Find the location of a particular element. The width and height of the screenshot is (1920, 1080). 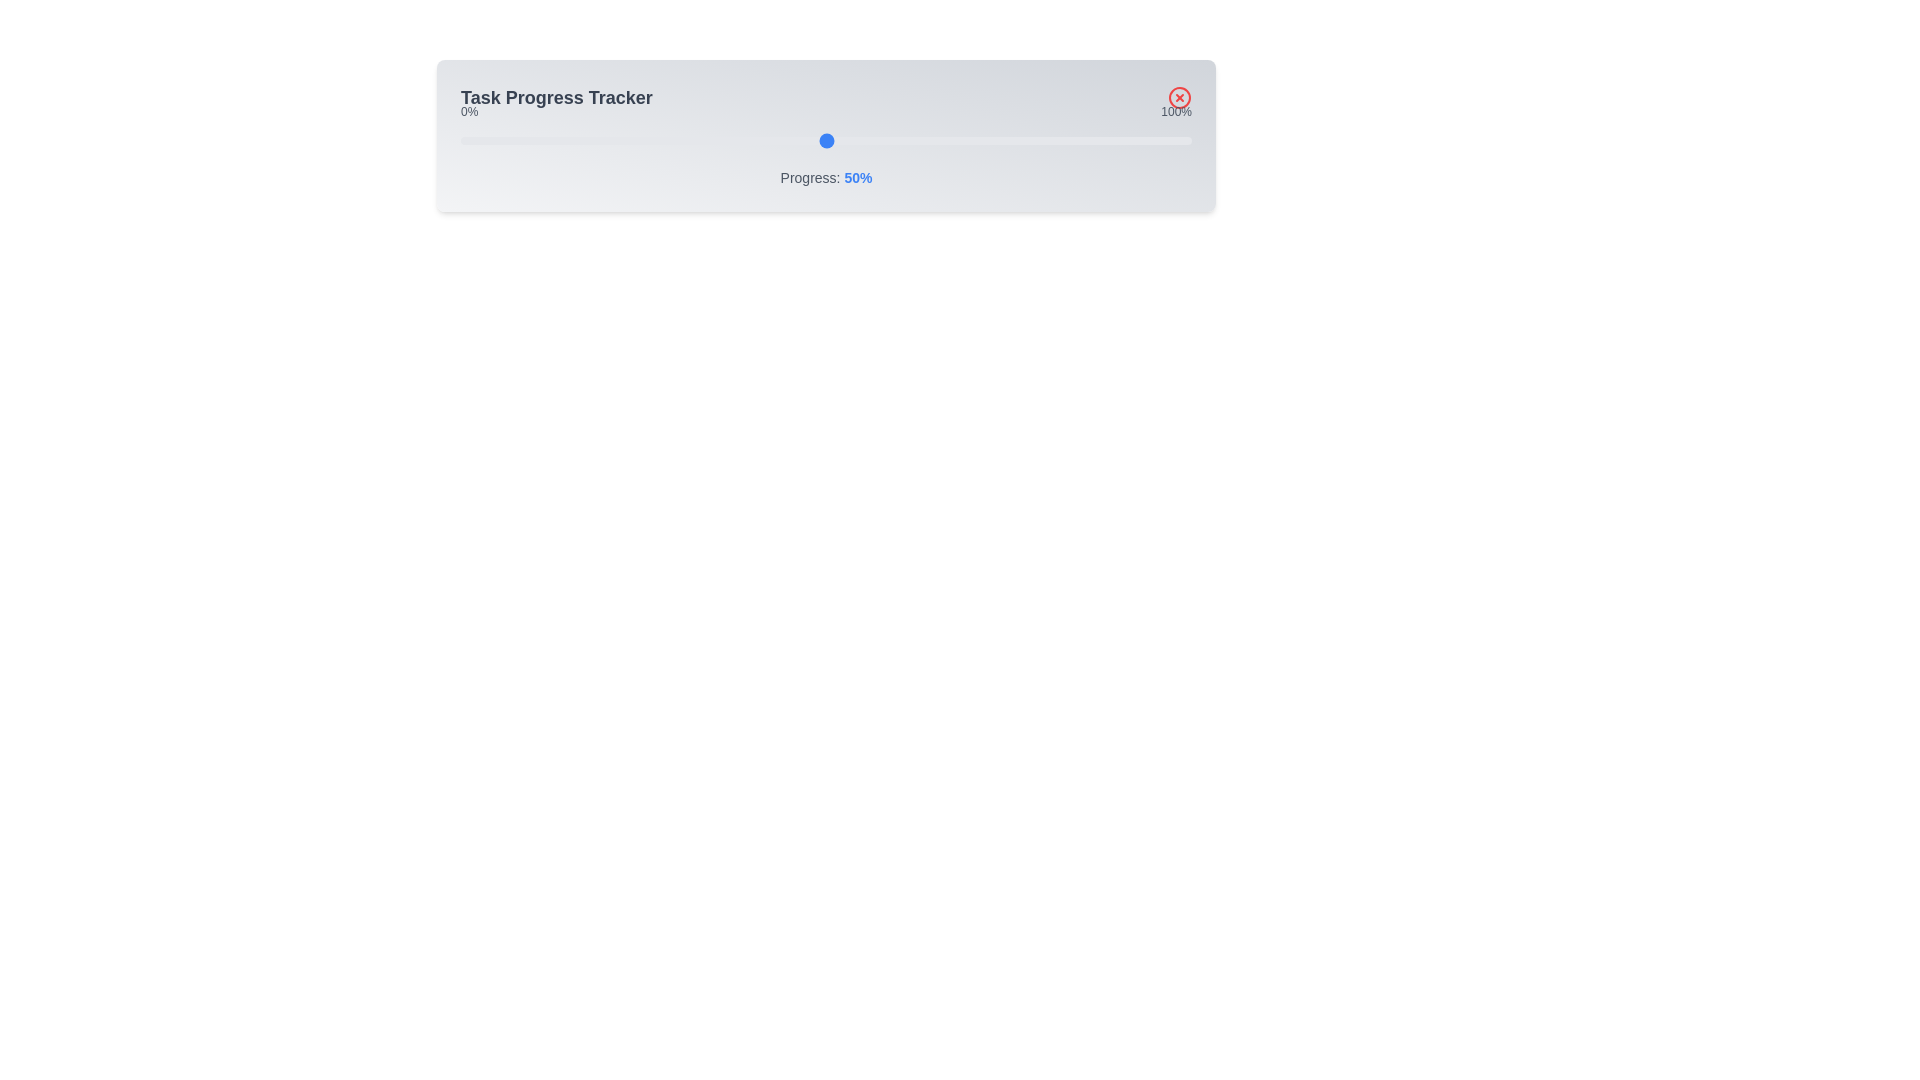

the close/cancel/dismiss icon in the 'Task Progress Tracker' section is located at coordinates (1180, 97).